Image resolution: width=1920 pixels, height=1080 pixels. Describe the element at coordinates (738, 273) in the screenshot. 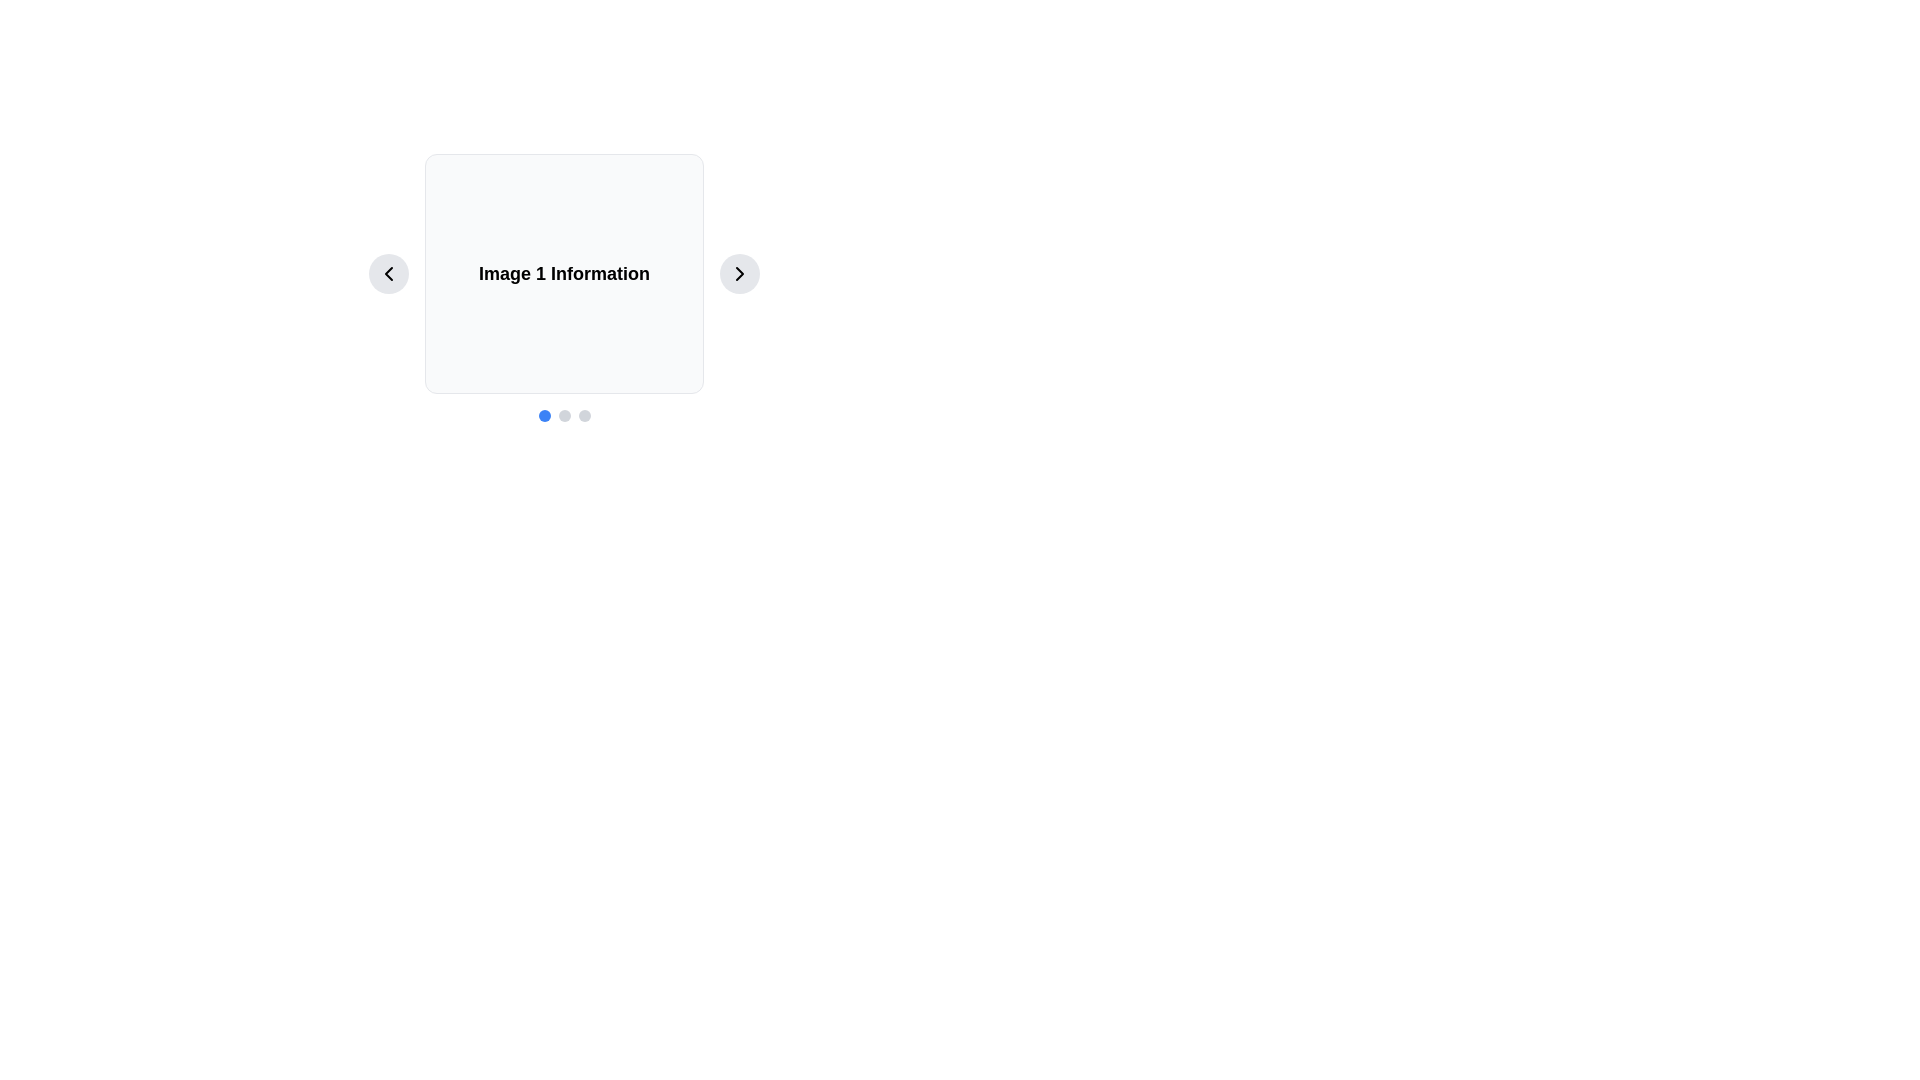

I see `the right-facing chevron icon used for navigation in the carousel interface` at that location.